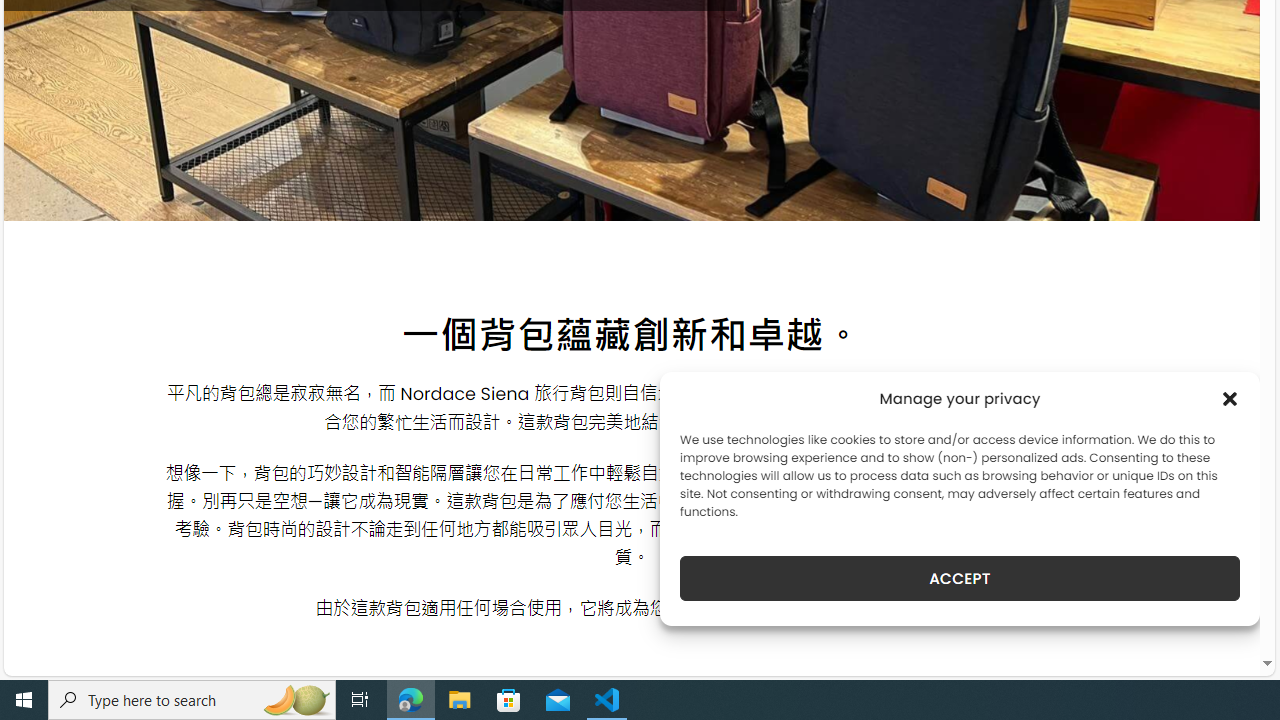 This screenshot has width=1280, height=720. Describe the element at coordinates (1229, 398) in the screenshot. I see `'Class: cmplz-close'` at that location.